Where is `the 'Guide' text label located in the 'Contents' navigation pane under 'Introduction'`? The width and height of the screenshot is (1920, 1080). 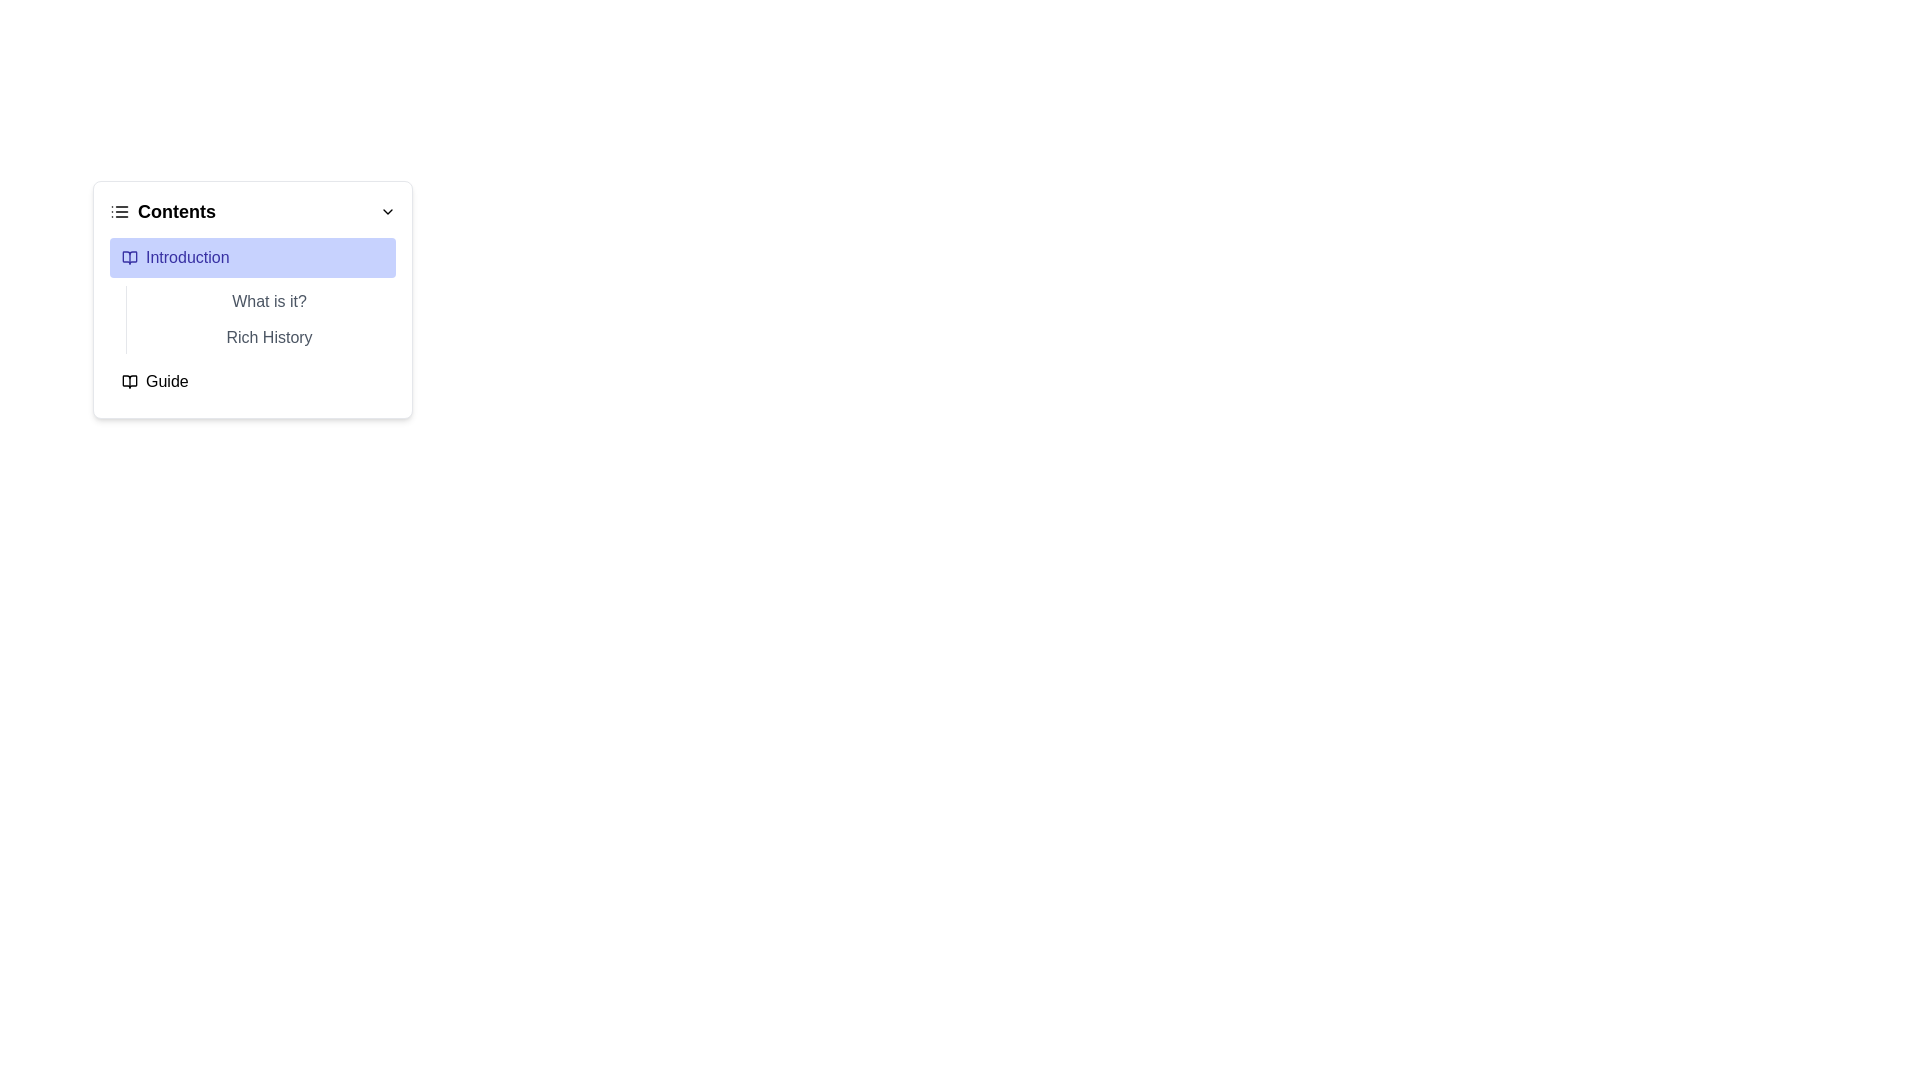
the 'Guide' text label located in the 'Contents' navigation pane under 'Introduction' is located at coordinates (167, 381).